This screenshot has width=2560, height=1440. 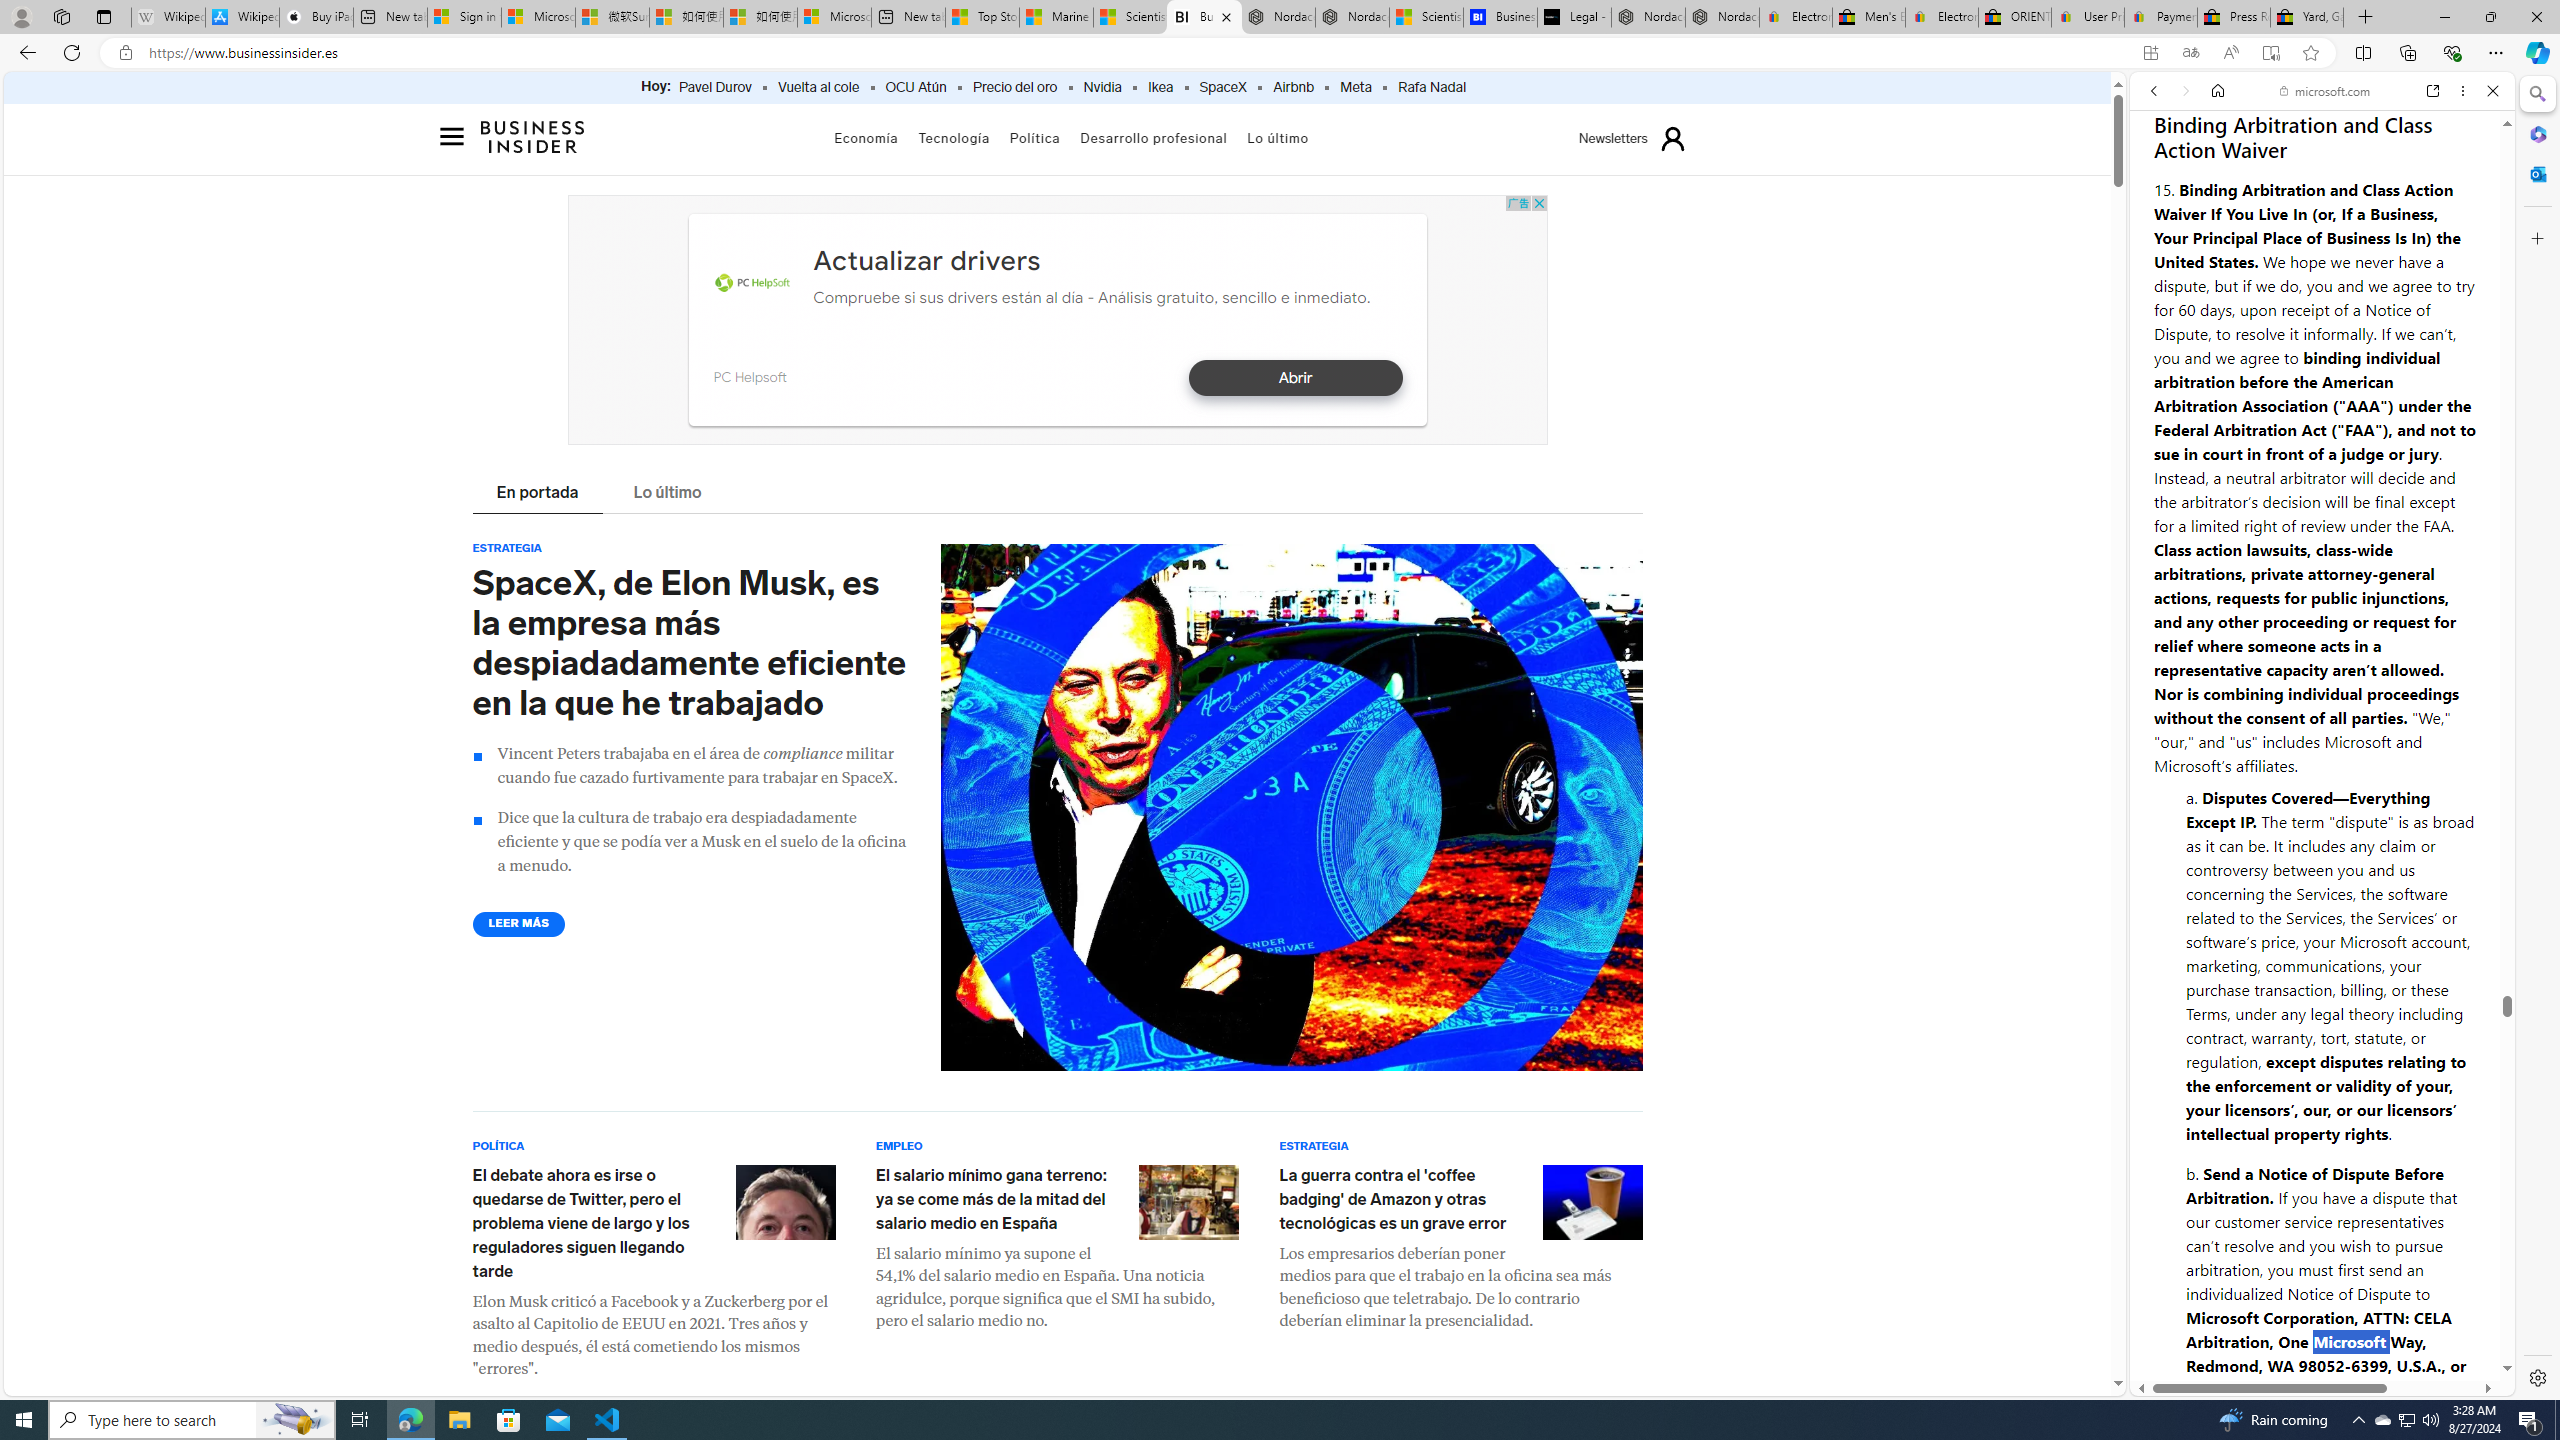 What do you see at coordinates (1292, 87) in the screenshot?
I see `'Airbnb'` at bounding box center [1292, 87].